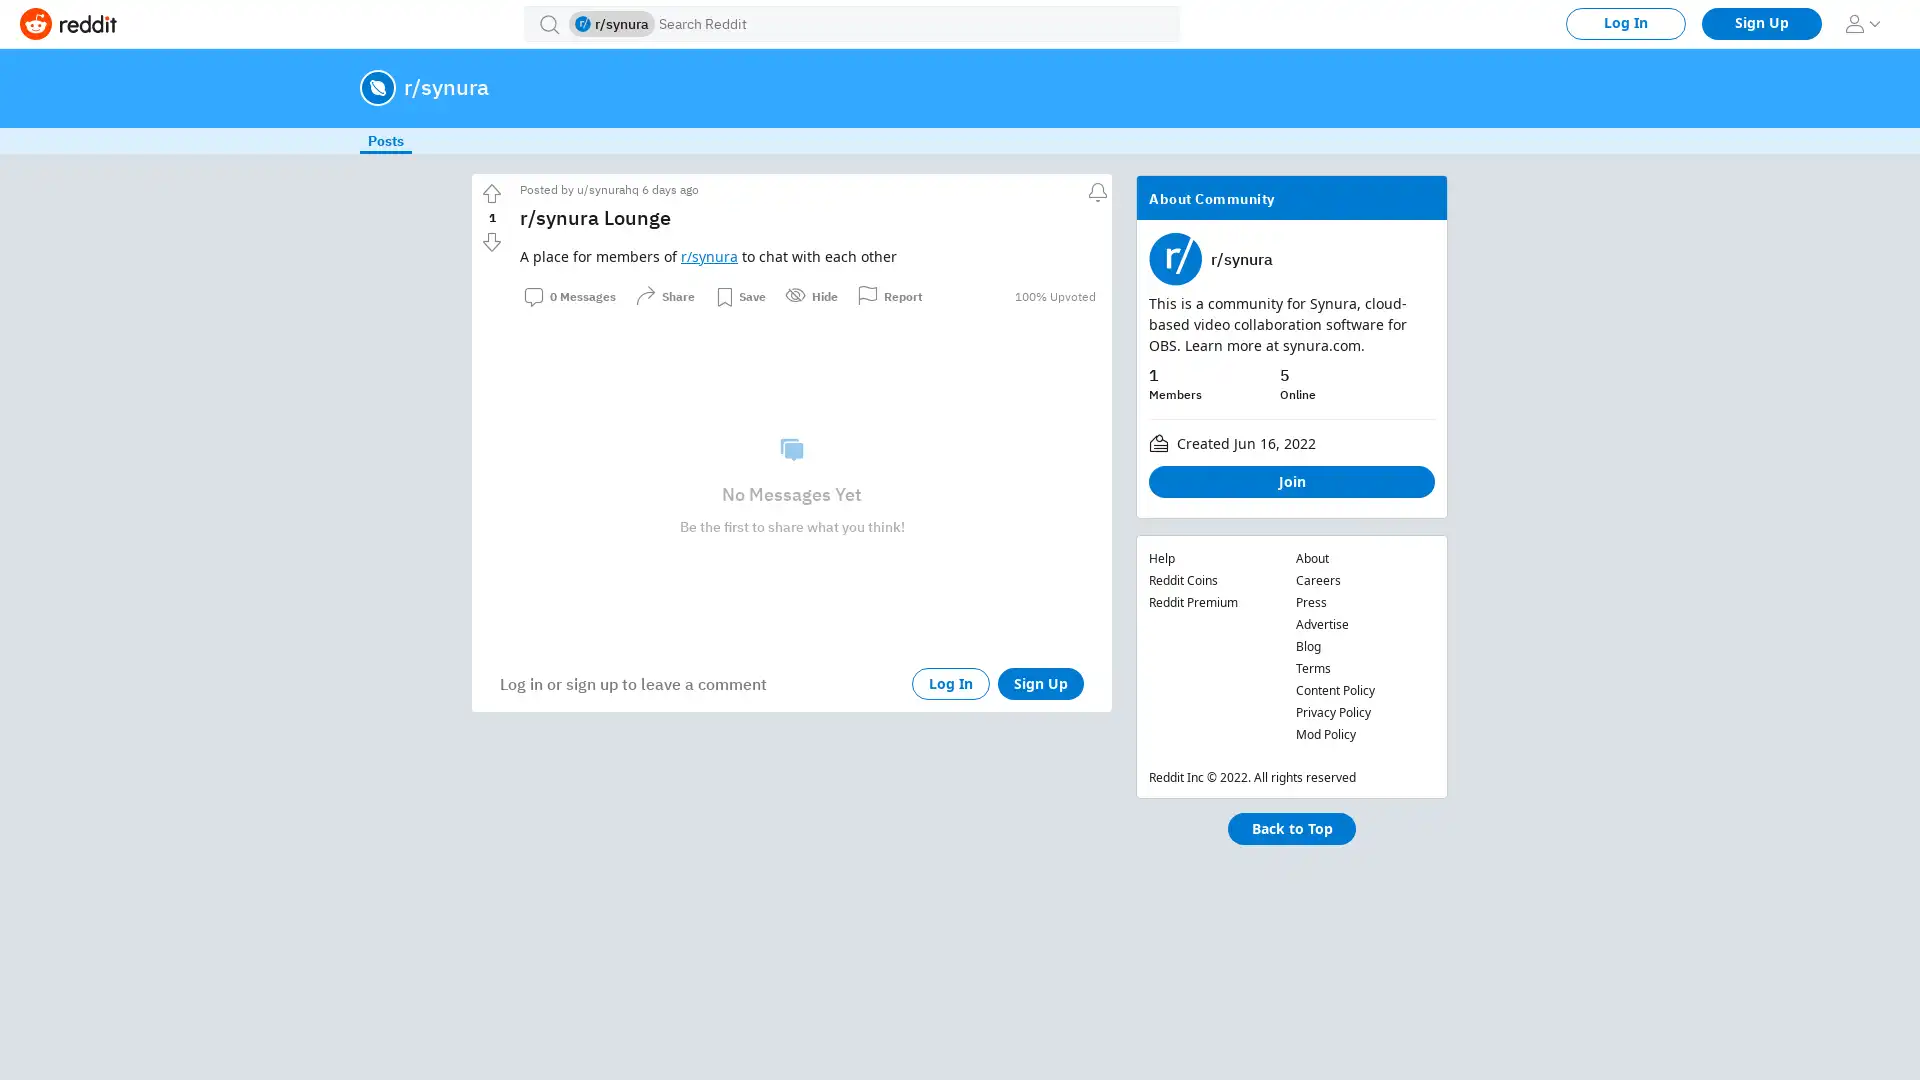  Describe the element at coordinates (1761, 23) in the screenshot. I see `Sign Up` at that location.